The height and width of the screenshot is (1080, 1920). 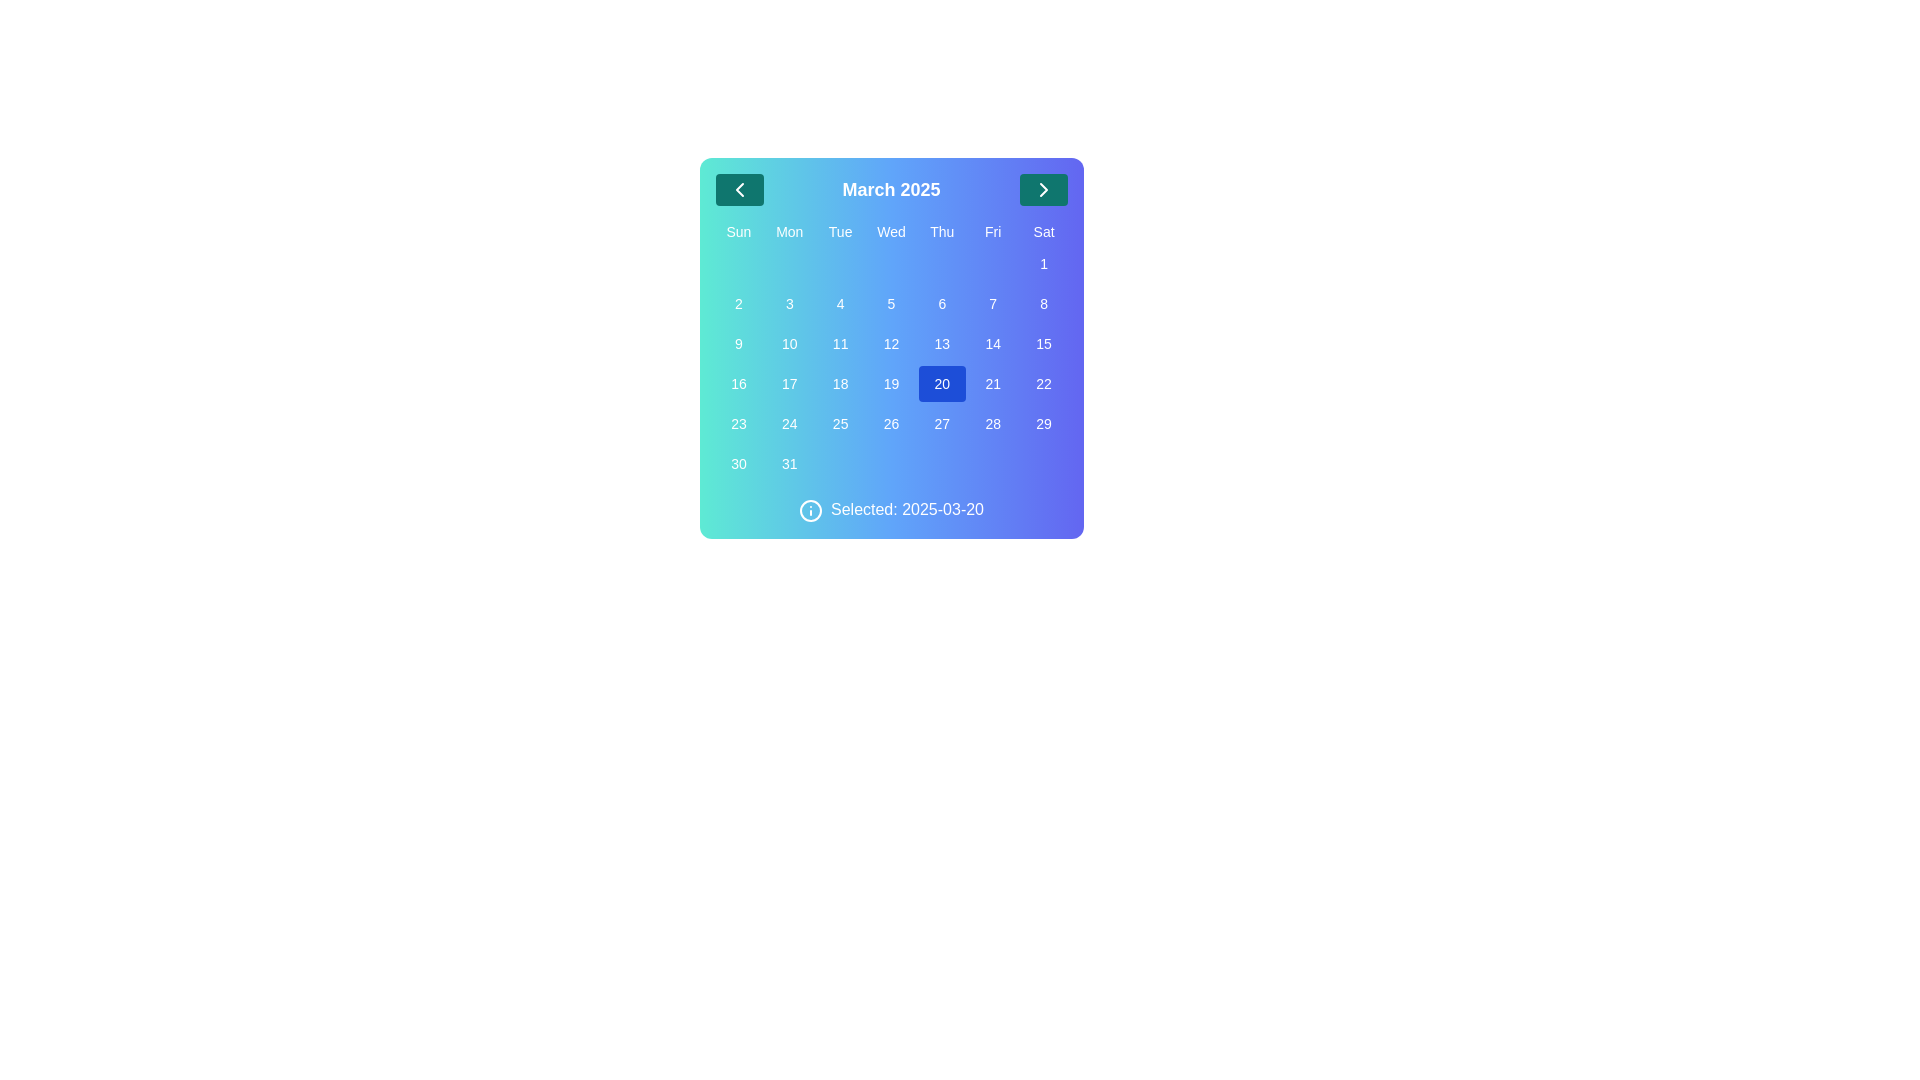 What do you see at coordinates (811, 508) in the screenshot?
I see `the circular information icon with a white border, located next to the label 'Selected: 2025-03-20' in the date selection interface` at bounding box center [811, 508].